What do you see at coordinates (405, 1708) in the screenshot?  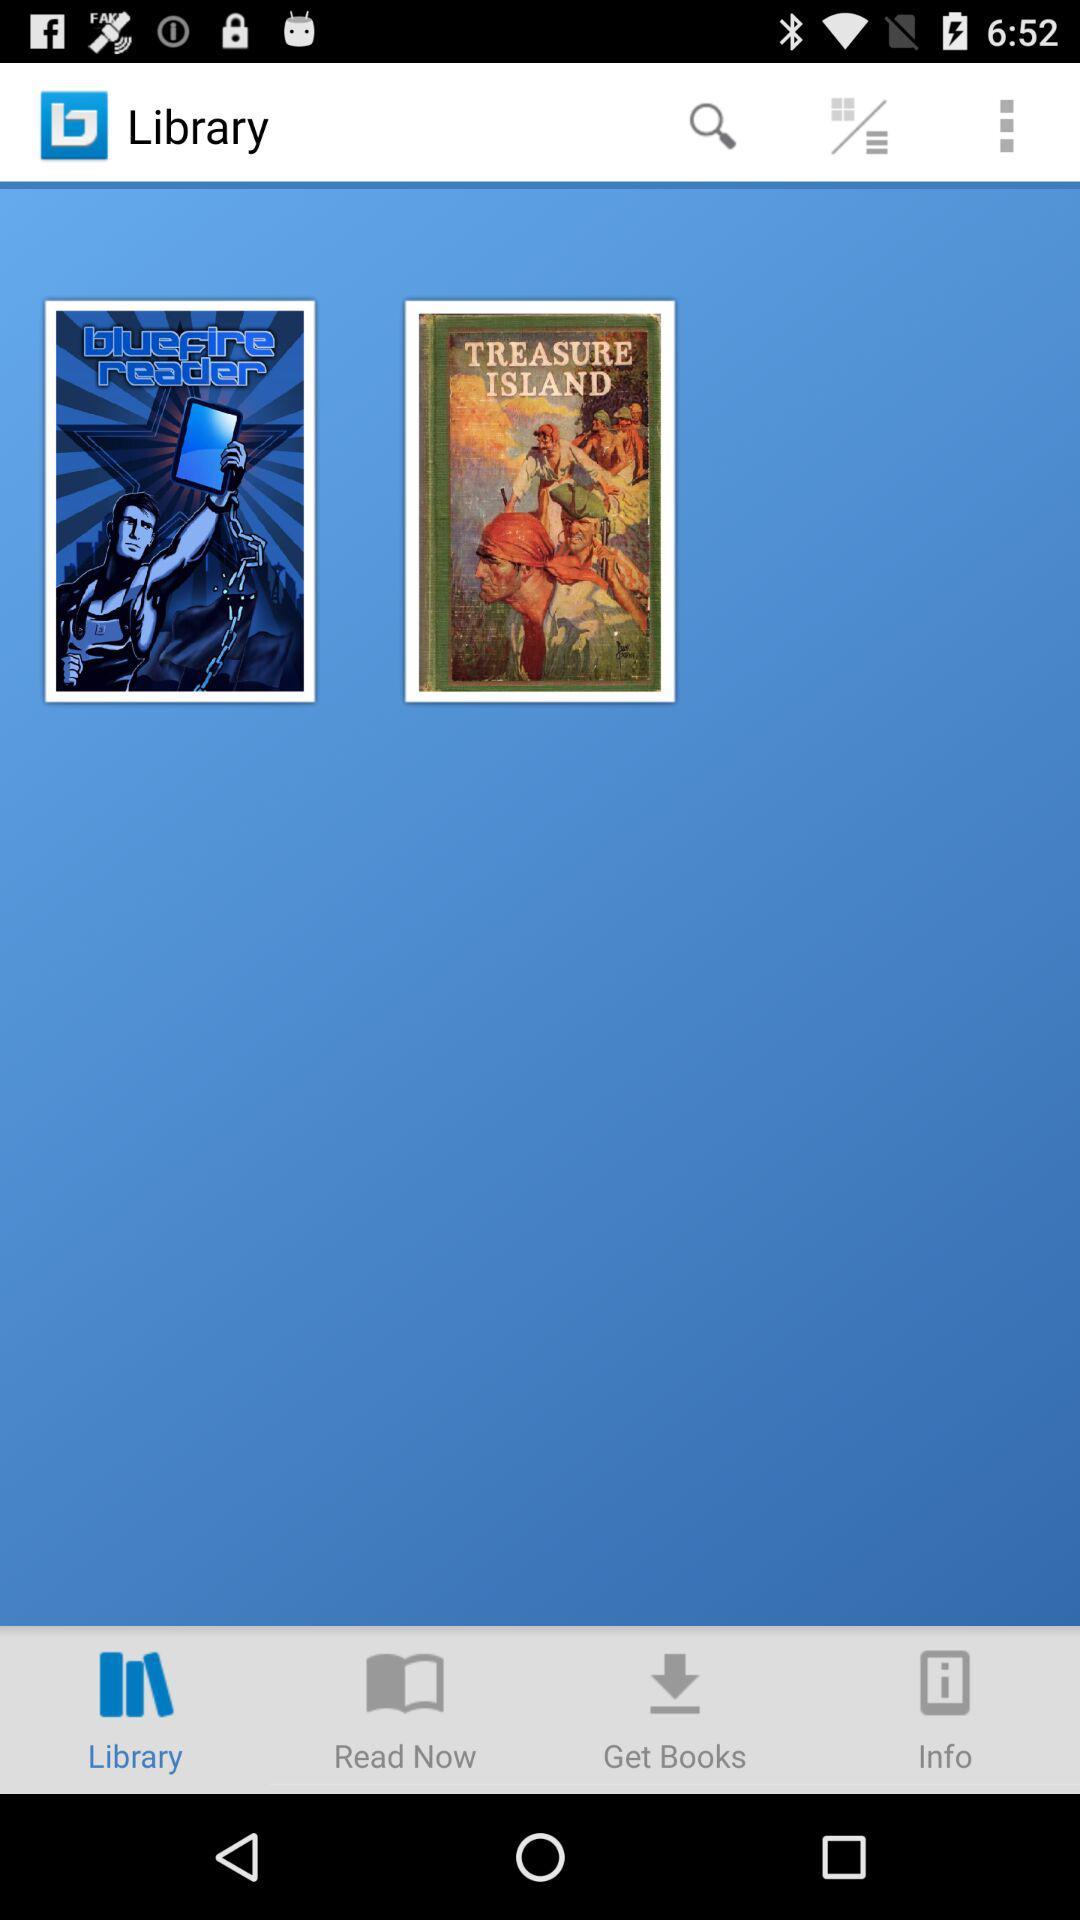 I see `read news` at bounding box center [405, 1708].